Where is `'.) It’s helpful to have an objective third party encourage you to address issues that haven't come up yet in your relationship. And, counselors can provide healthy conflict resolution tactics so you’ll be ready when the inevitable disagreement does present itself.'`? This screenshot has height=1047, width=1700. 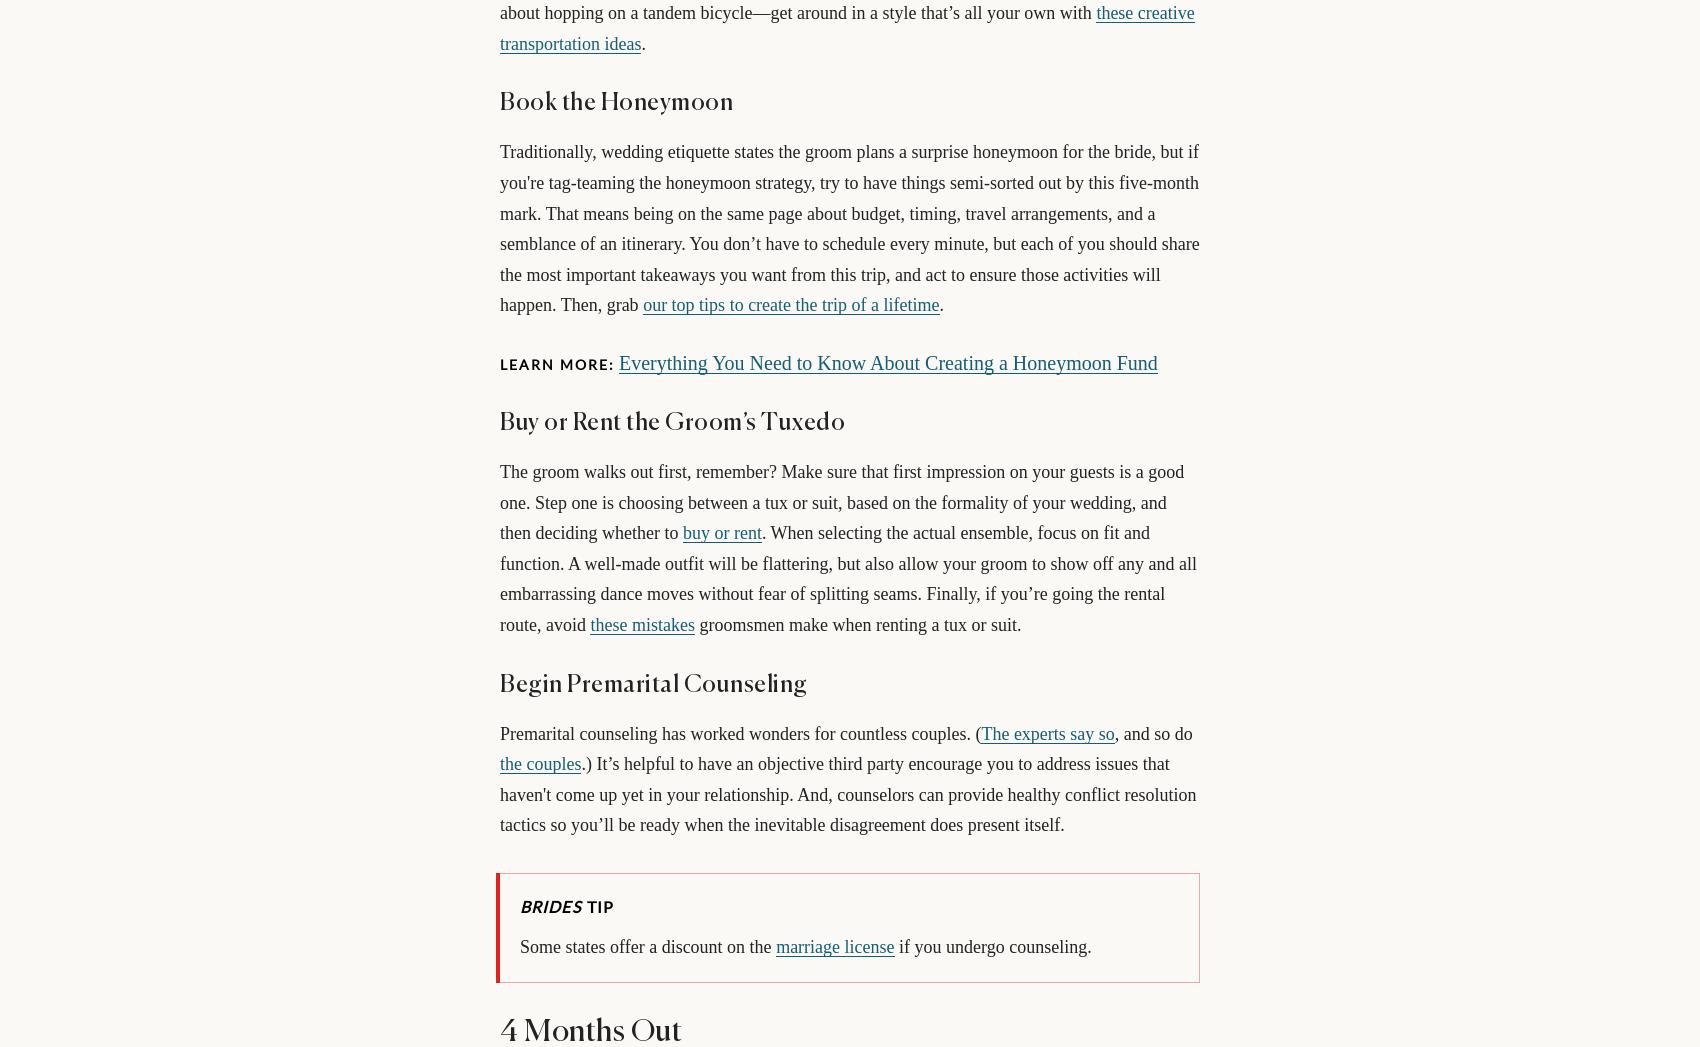 '.) It’s helpful to have an objective third party encourage you to address issues that haven't come up yet in your relationship. And, counselors can provide healthy conflict resolution tactics so you’ll be ready when the inevitable disagreement does present itself.' is located at coordinates (846, 793).